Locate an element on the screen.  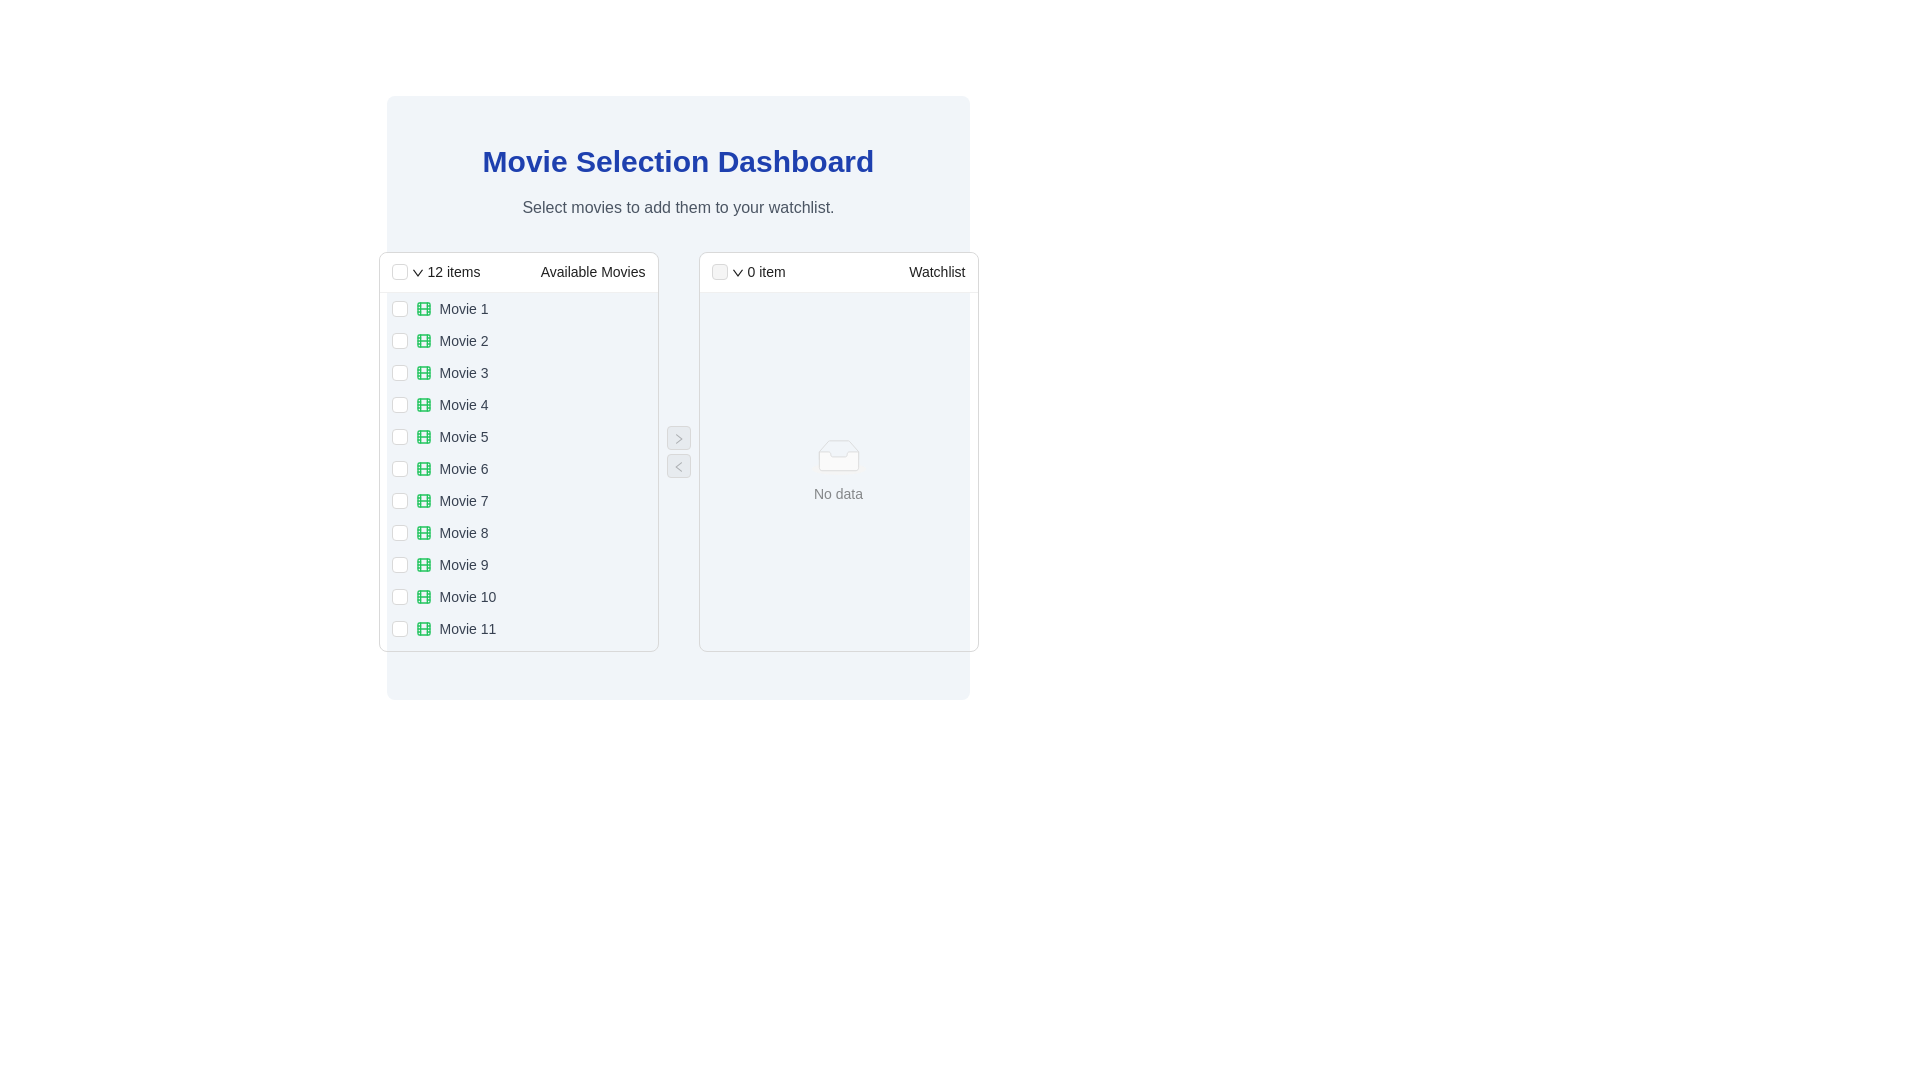
the text label for the eighth movie in the 'Available Movies' section is located at coordinates (463, 531).